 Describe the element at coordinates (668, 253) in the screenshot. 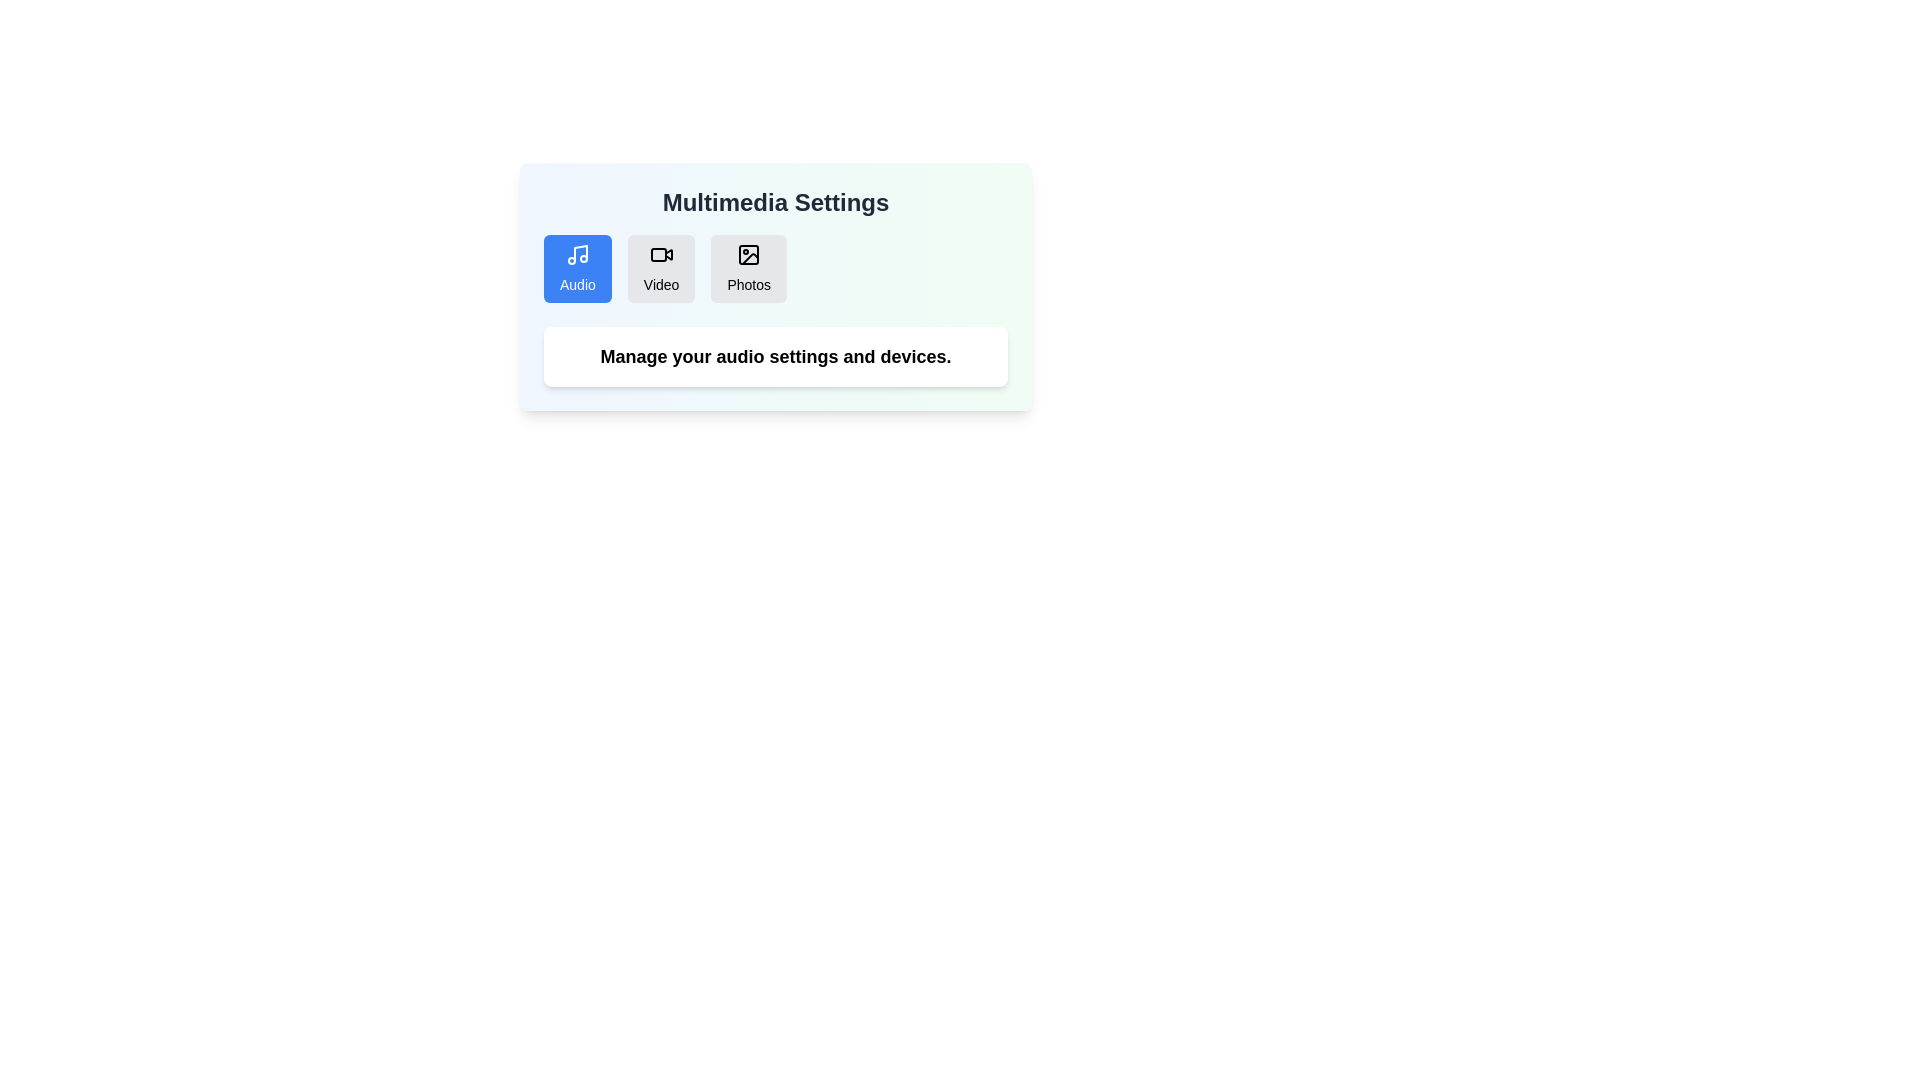

I see `the decorative part of the 'Video' icon, which is located inside the second button in the row of three above the text 'Manage your audio settings and devices'` at that location.